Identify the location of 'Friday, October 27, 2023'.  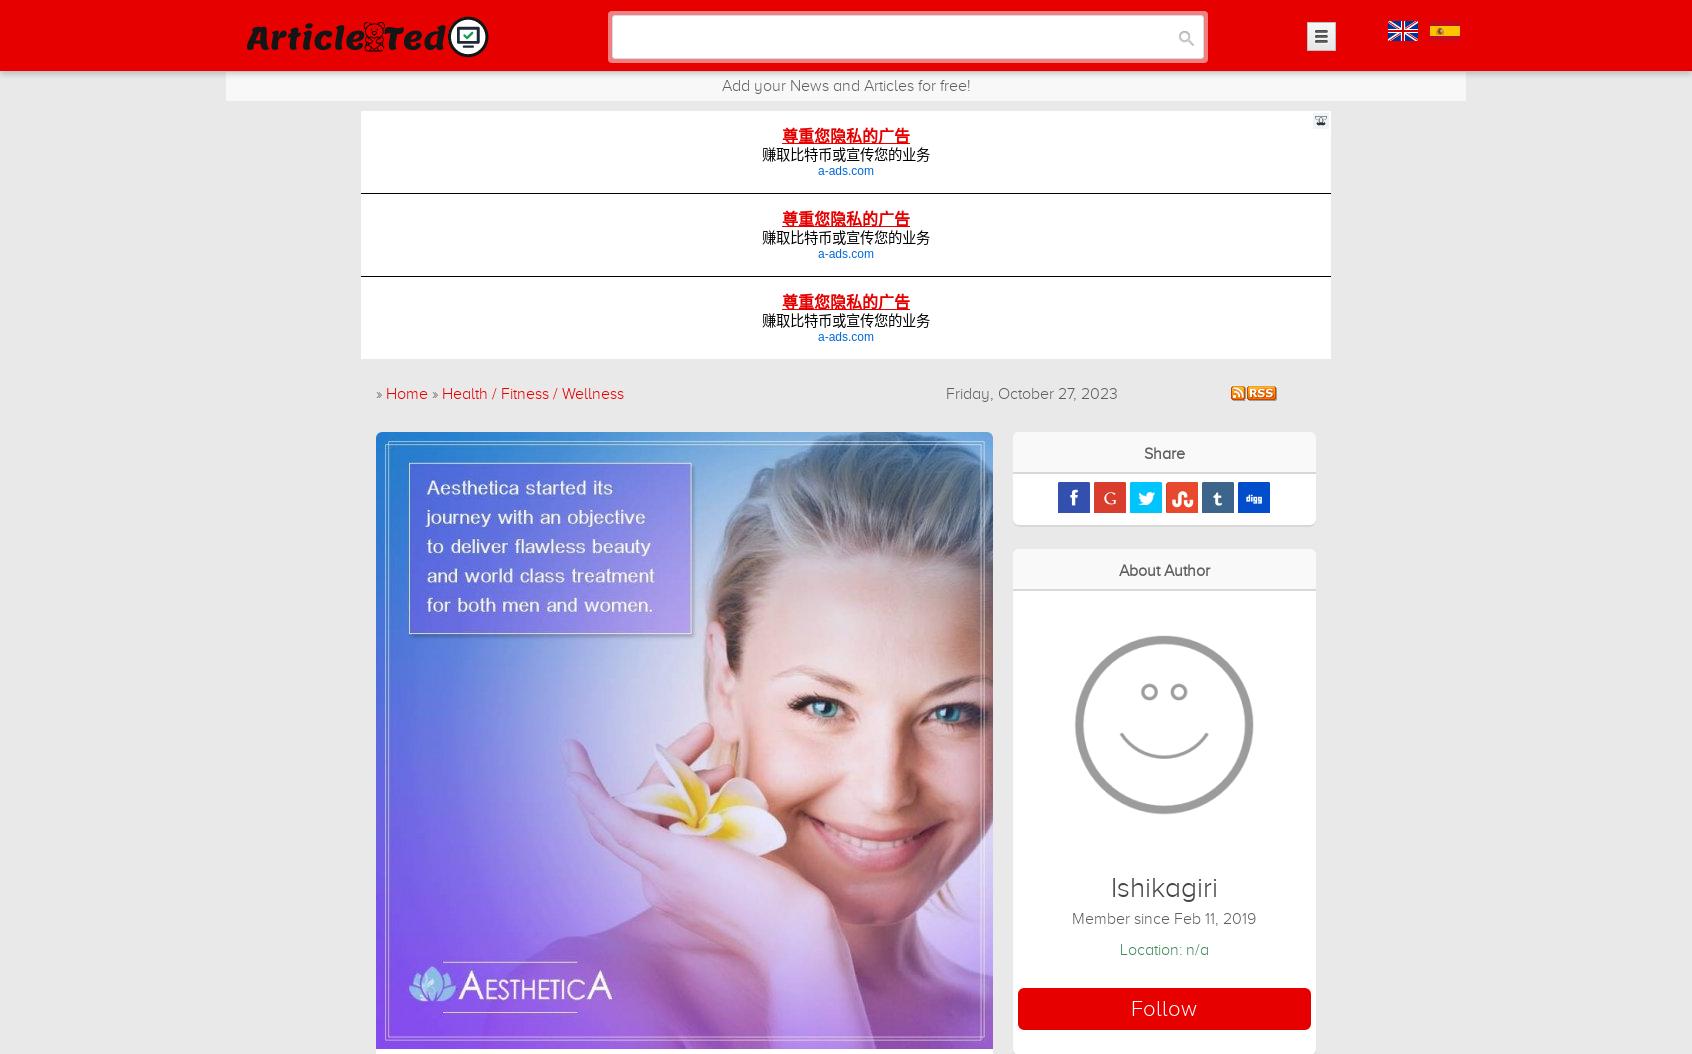
(1030, 392).